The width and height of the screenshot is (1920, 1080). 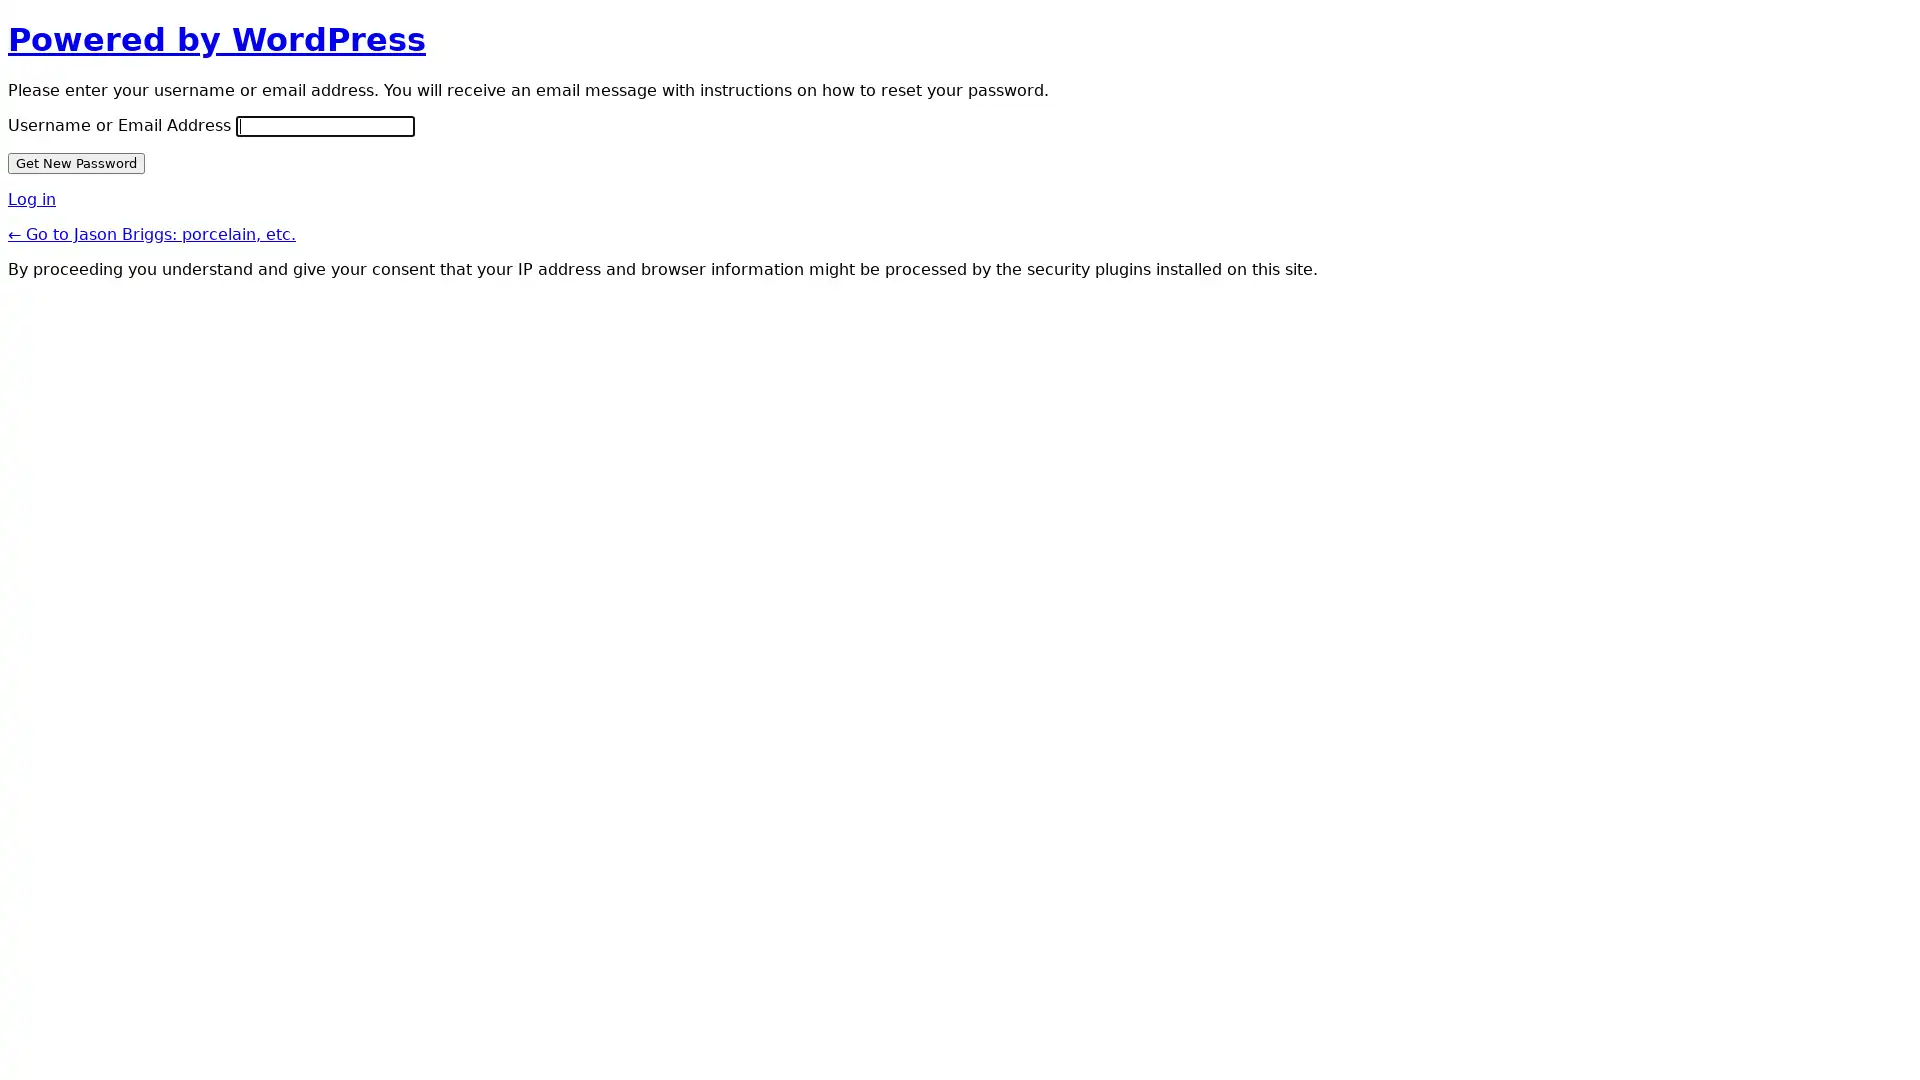 I want to click on Get New Password, so click(x=76, y=161).